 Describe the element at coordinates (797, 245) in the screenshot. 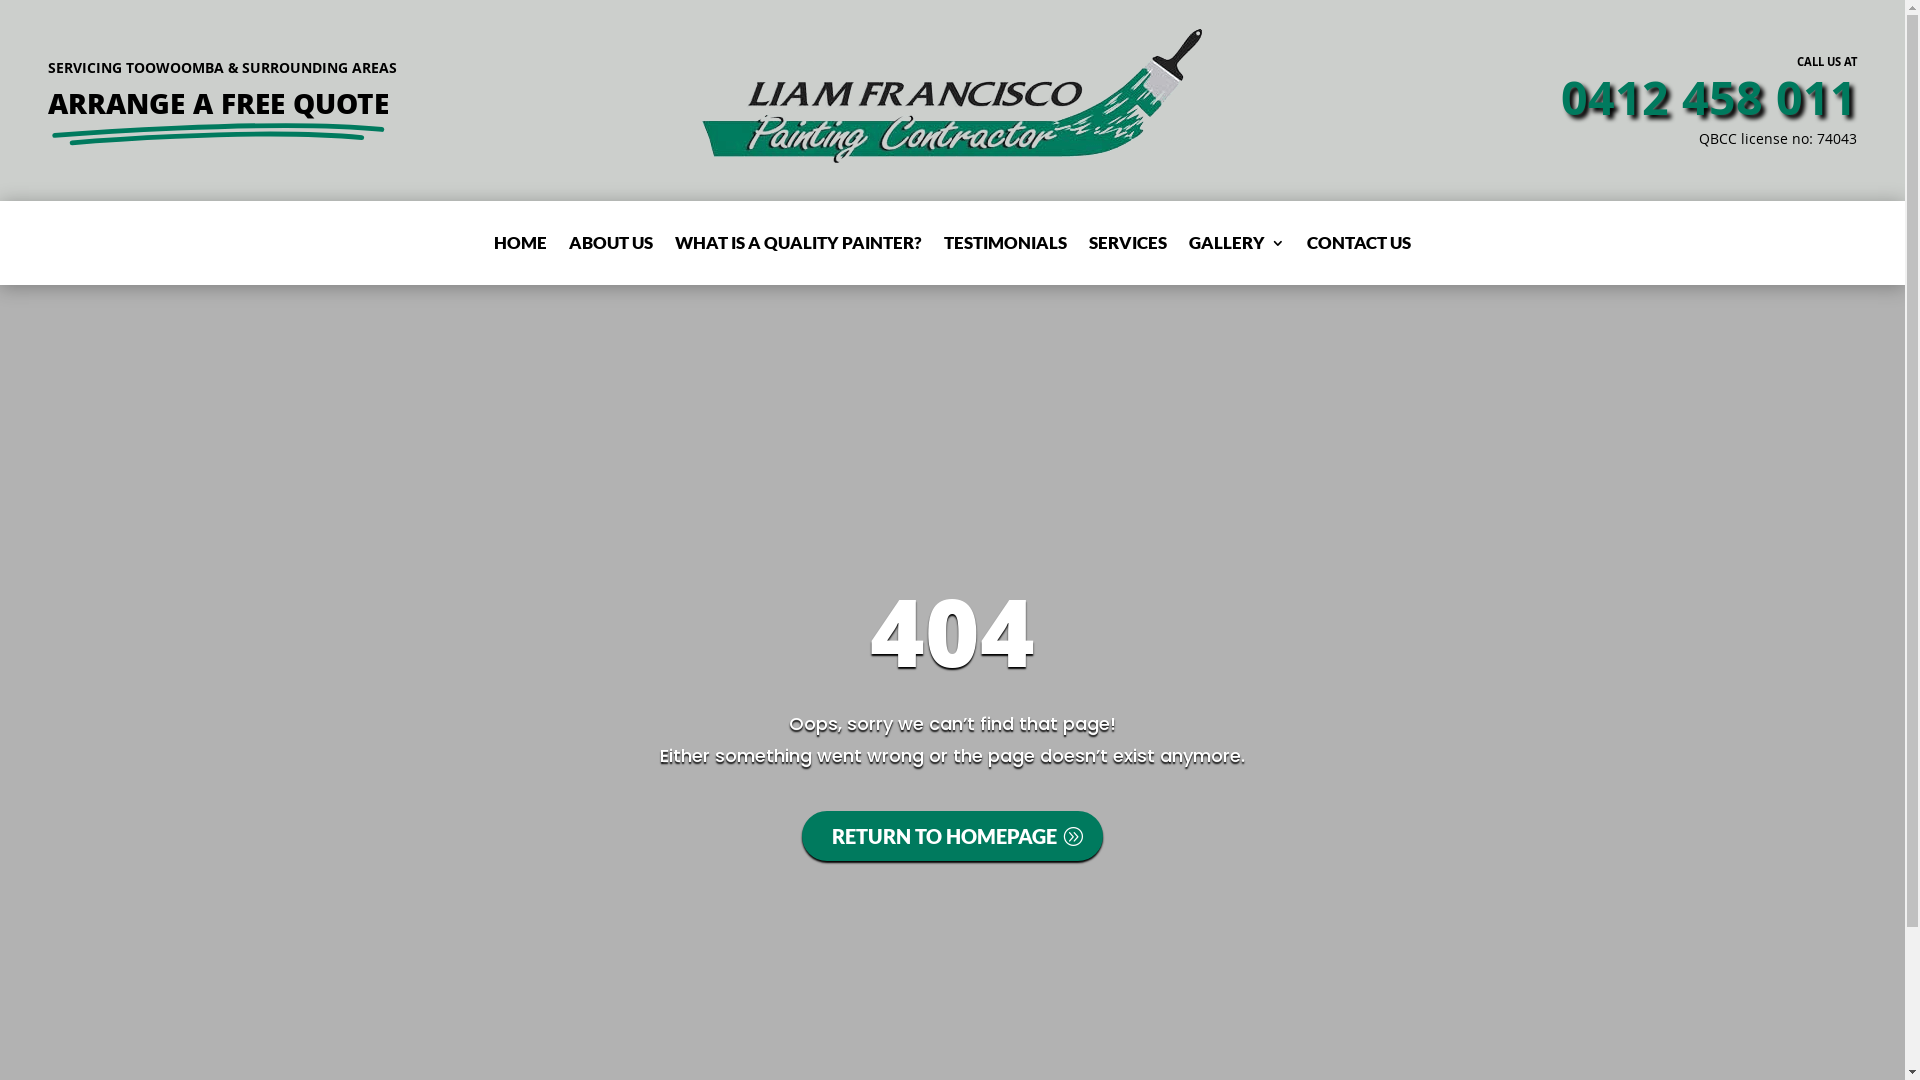

I see `'WHAT IS A QUALITY PAINTER?'` at that location.